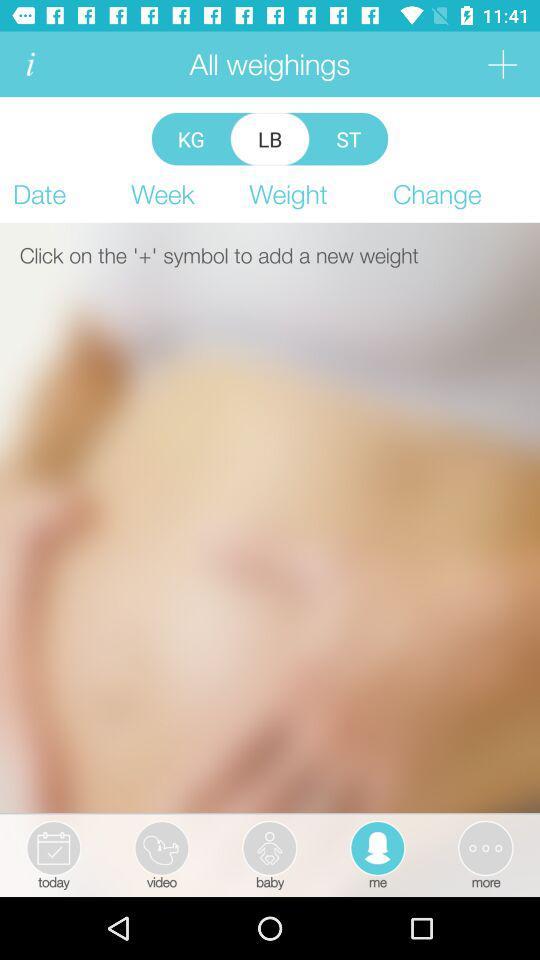 The height and width of the screenshot is (960, 540). I want to click on weighing, so click(501, 64).